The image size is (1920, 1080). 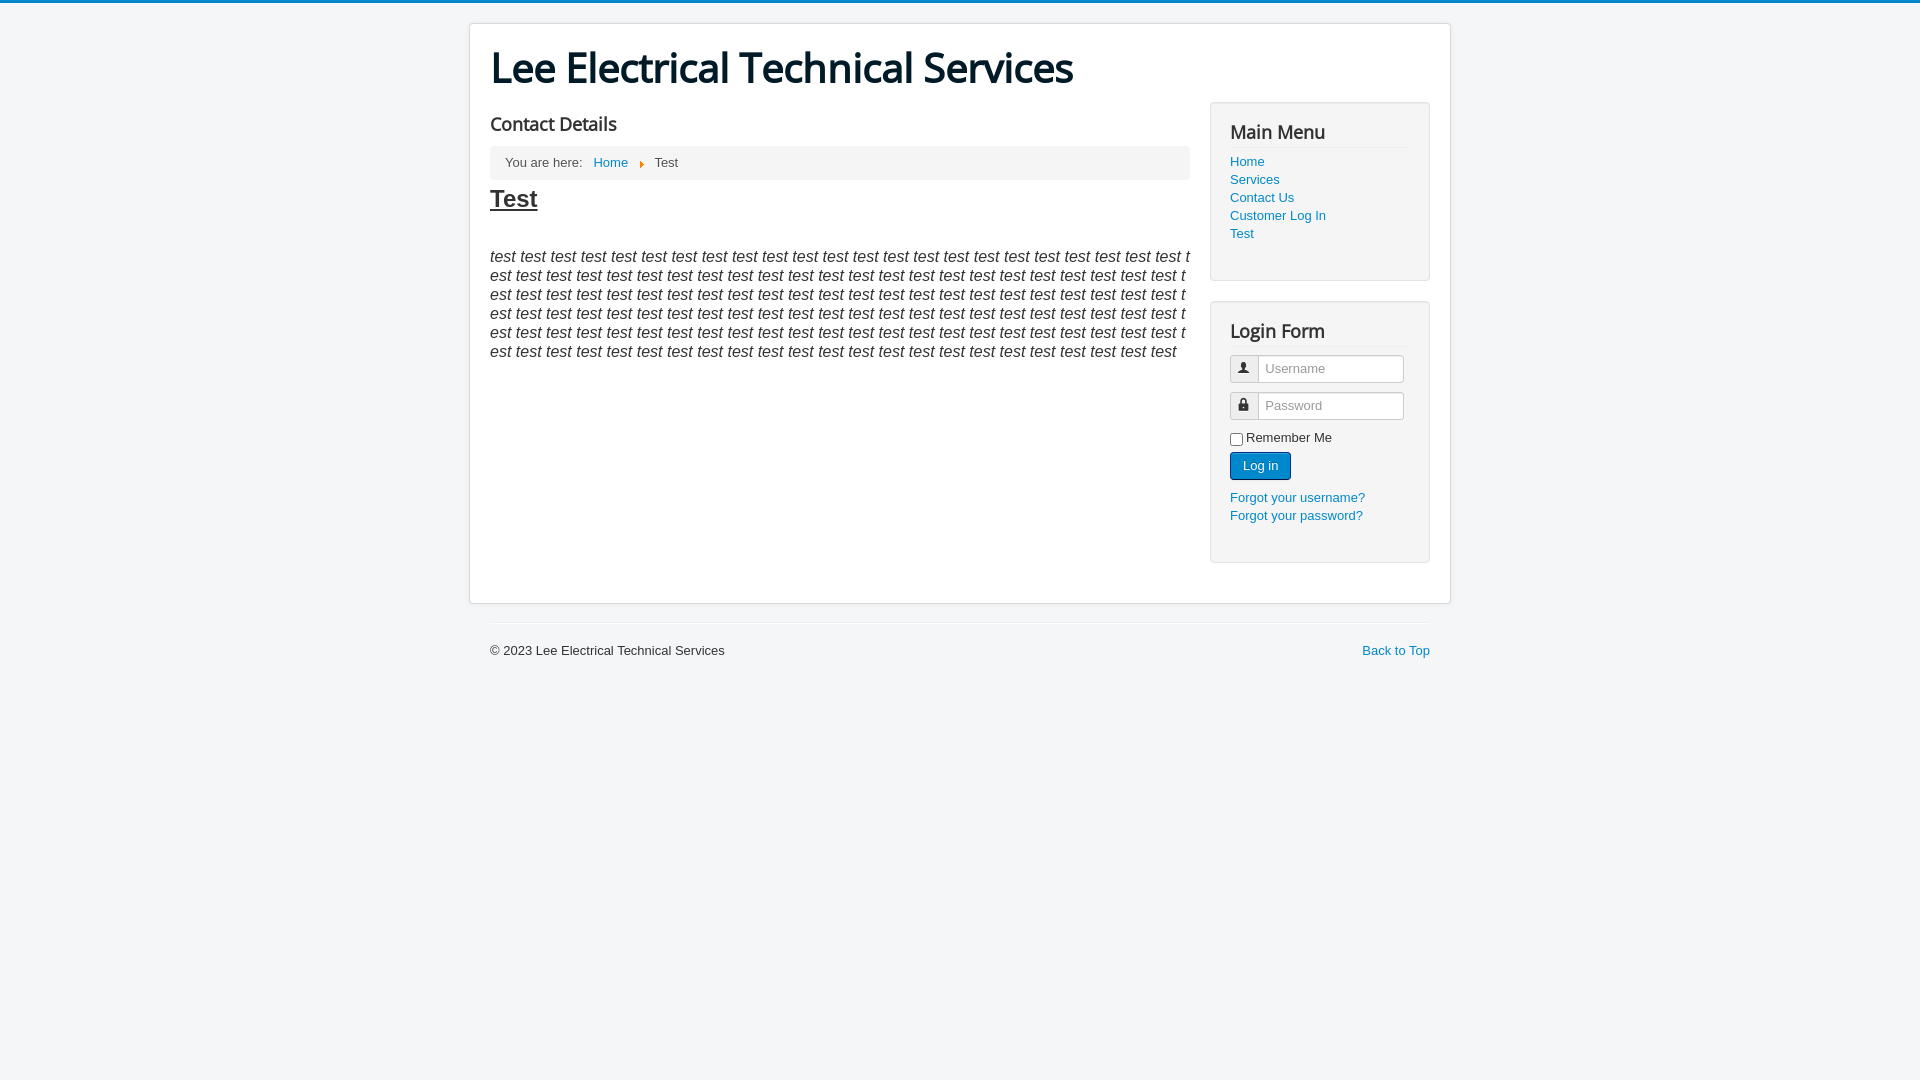 What do you see at coordinates (1297, 496) in the screenshot?
I see `'Forgot your username?'` at bounding box center [1297, 496].